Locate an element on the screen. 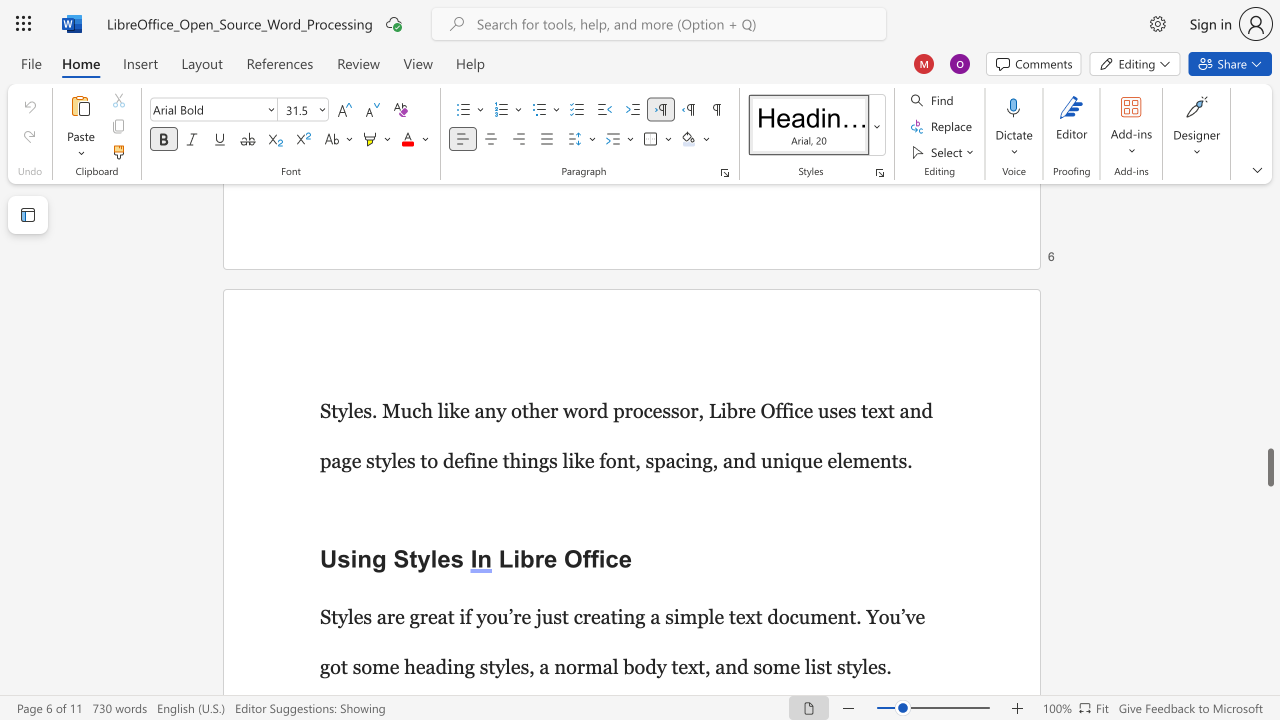  the scrollbar on the right to shift the page higher is located at coordinates (1269, 228).